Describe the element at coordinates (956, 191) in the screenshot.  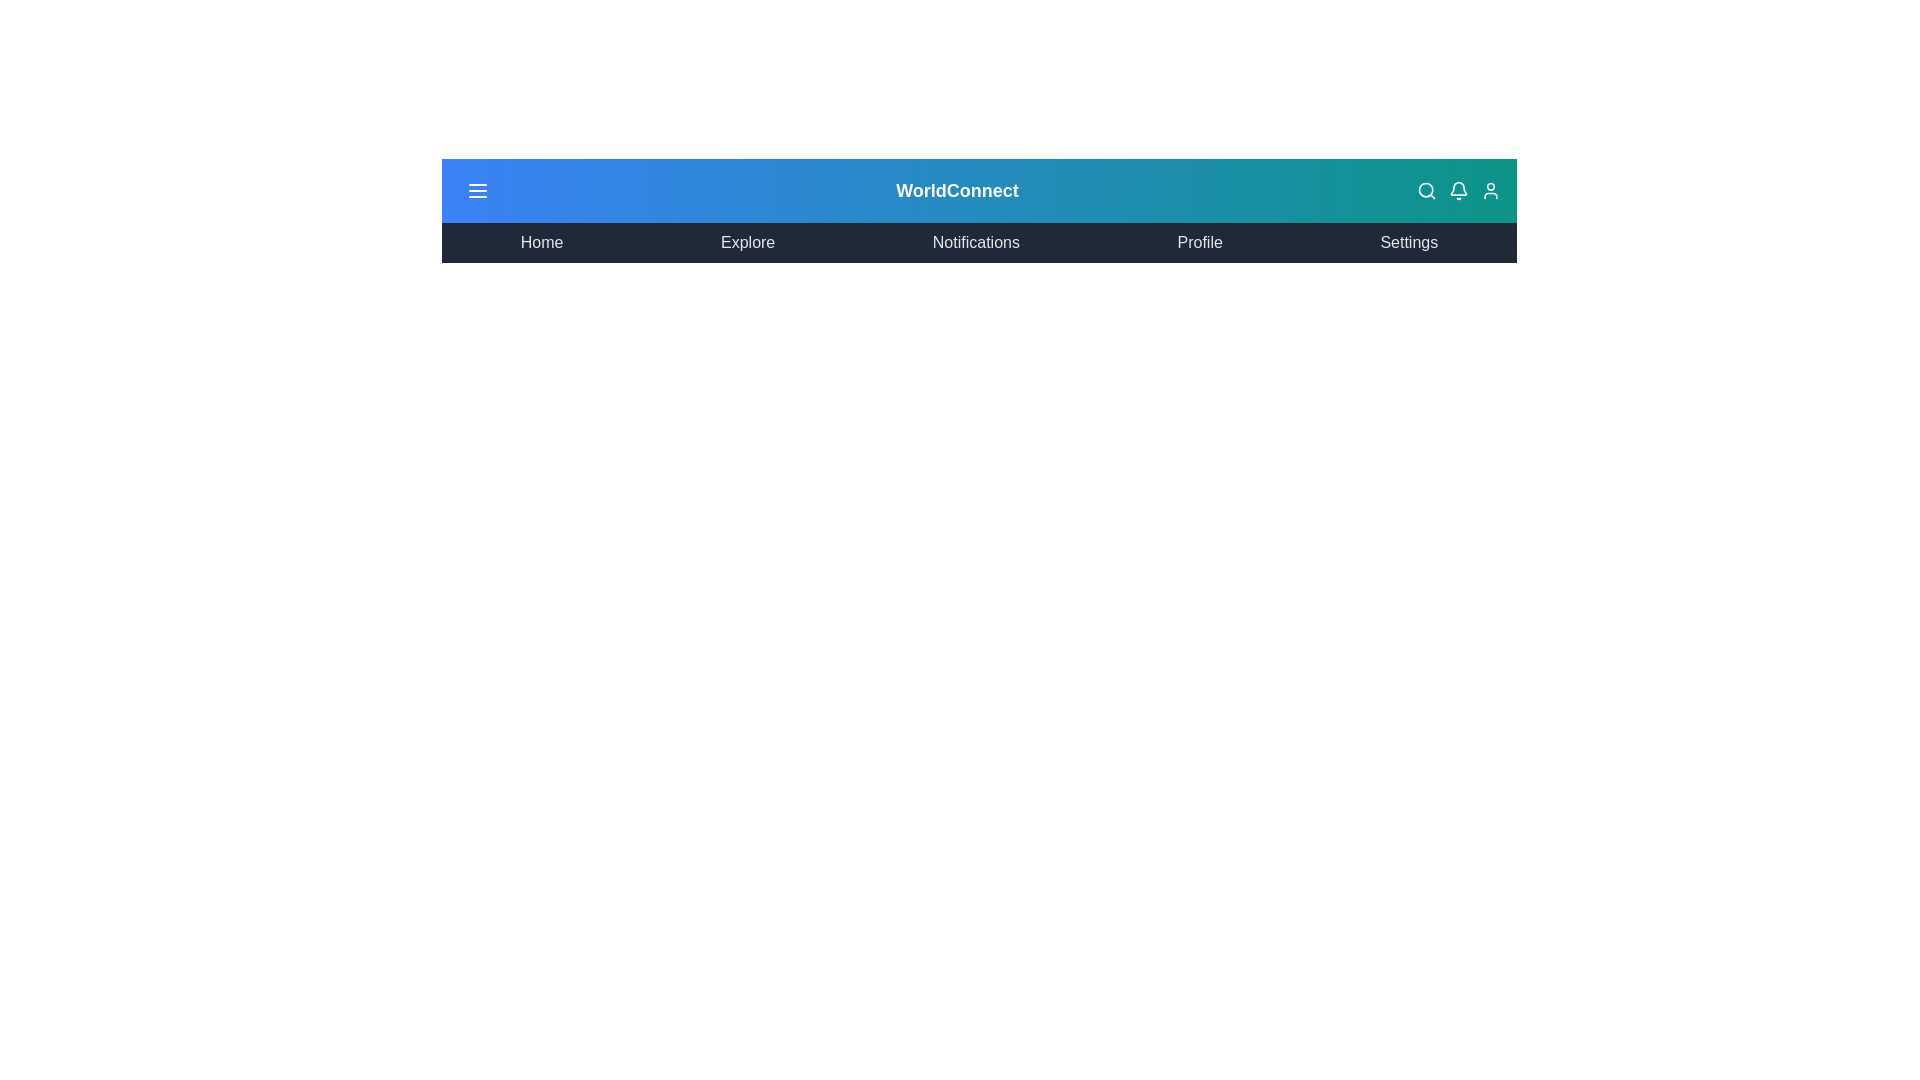
I see `the header text 'WorldConnect' to copy it` at that location.